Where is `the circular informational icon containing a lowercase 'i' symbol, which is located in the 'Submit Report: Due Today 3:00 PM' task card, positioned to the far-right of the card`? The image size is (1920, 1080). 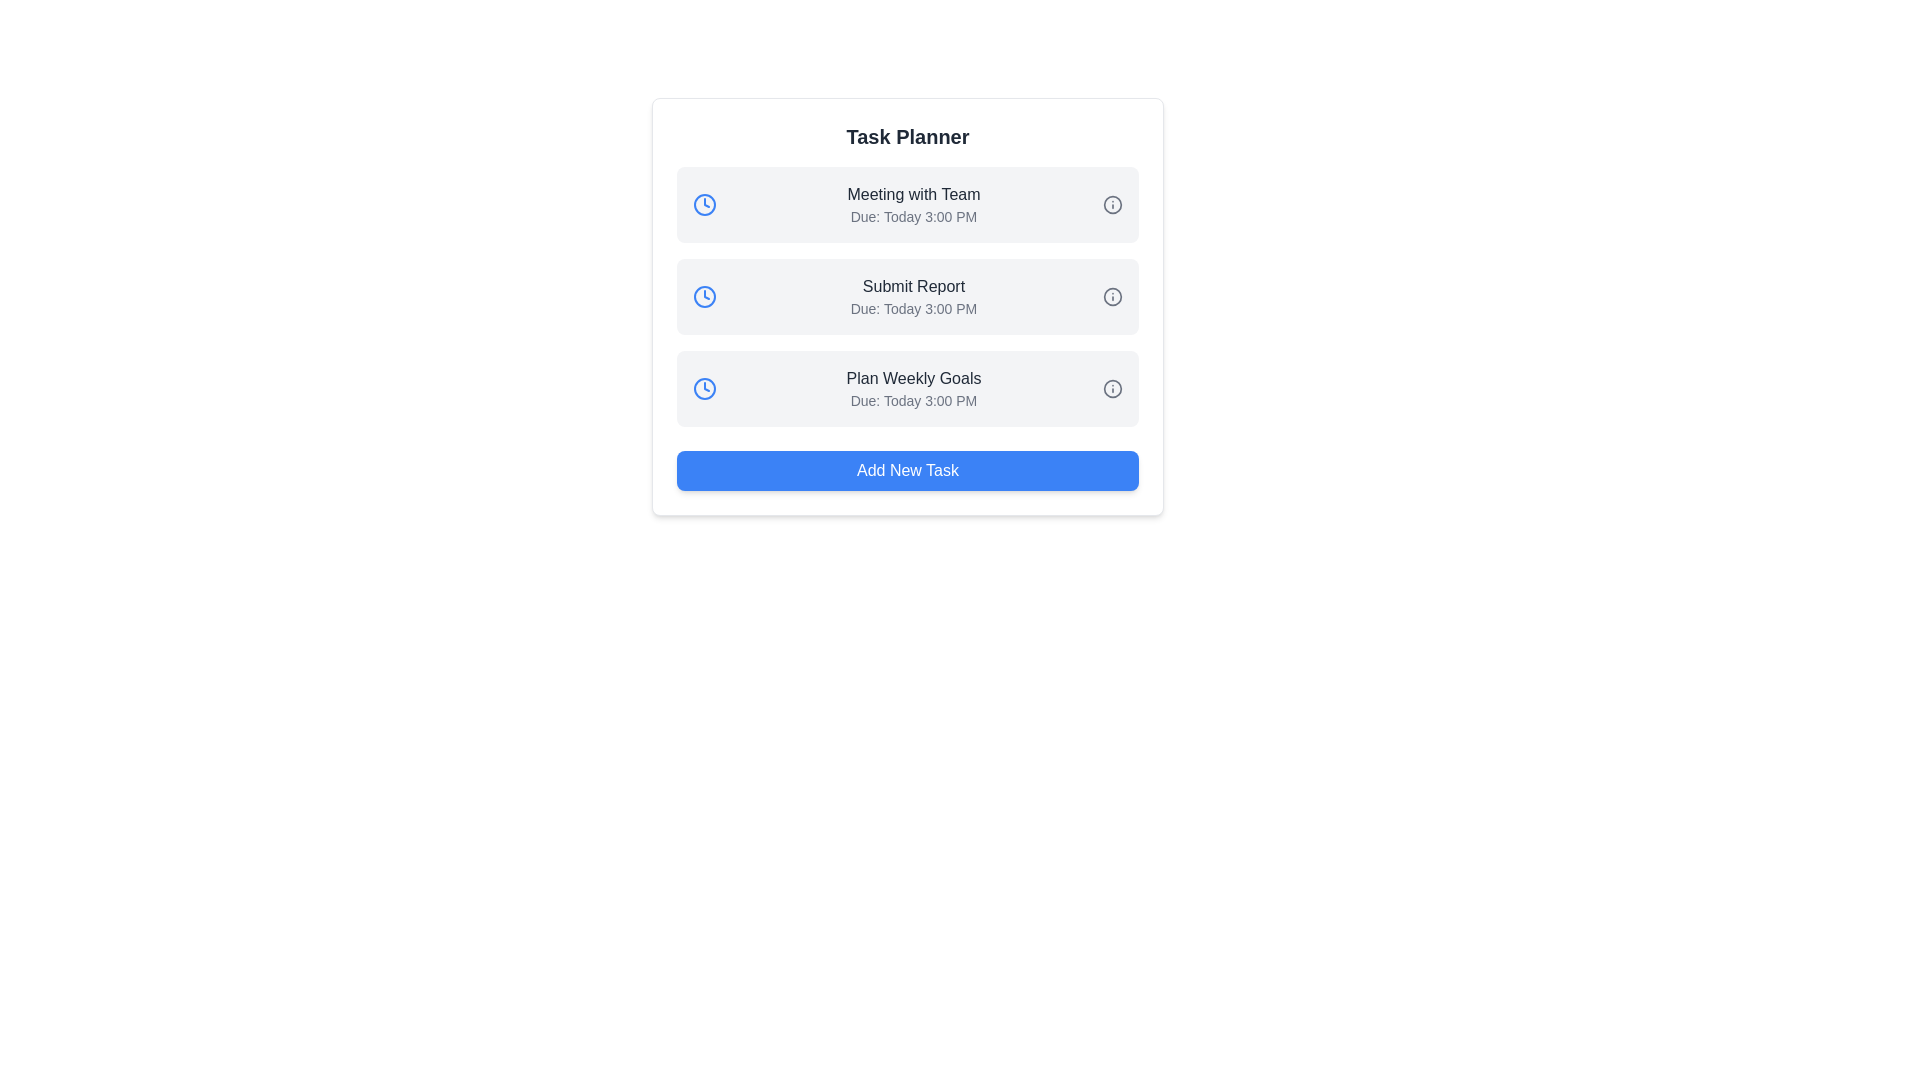 the circular informational icon containing a lowercase 'i' symbol, which is located in the 'Submit Report: Due Today 3:00 PM' task card, positioned to the far-right of the card is located at coordinates (1107, 297).